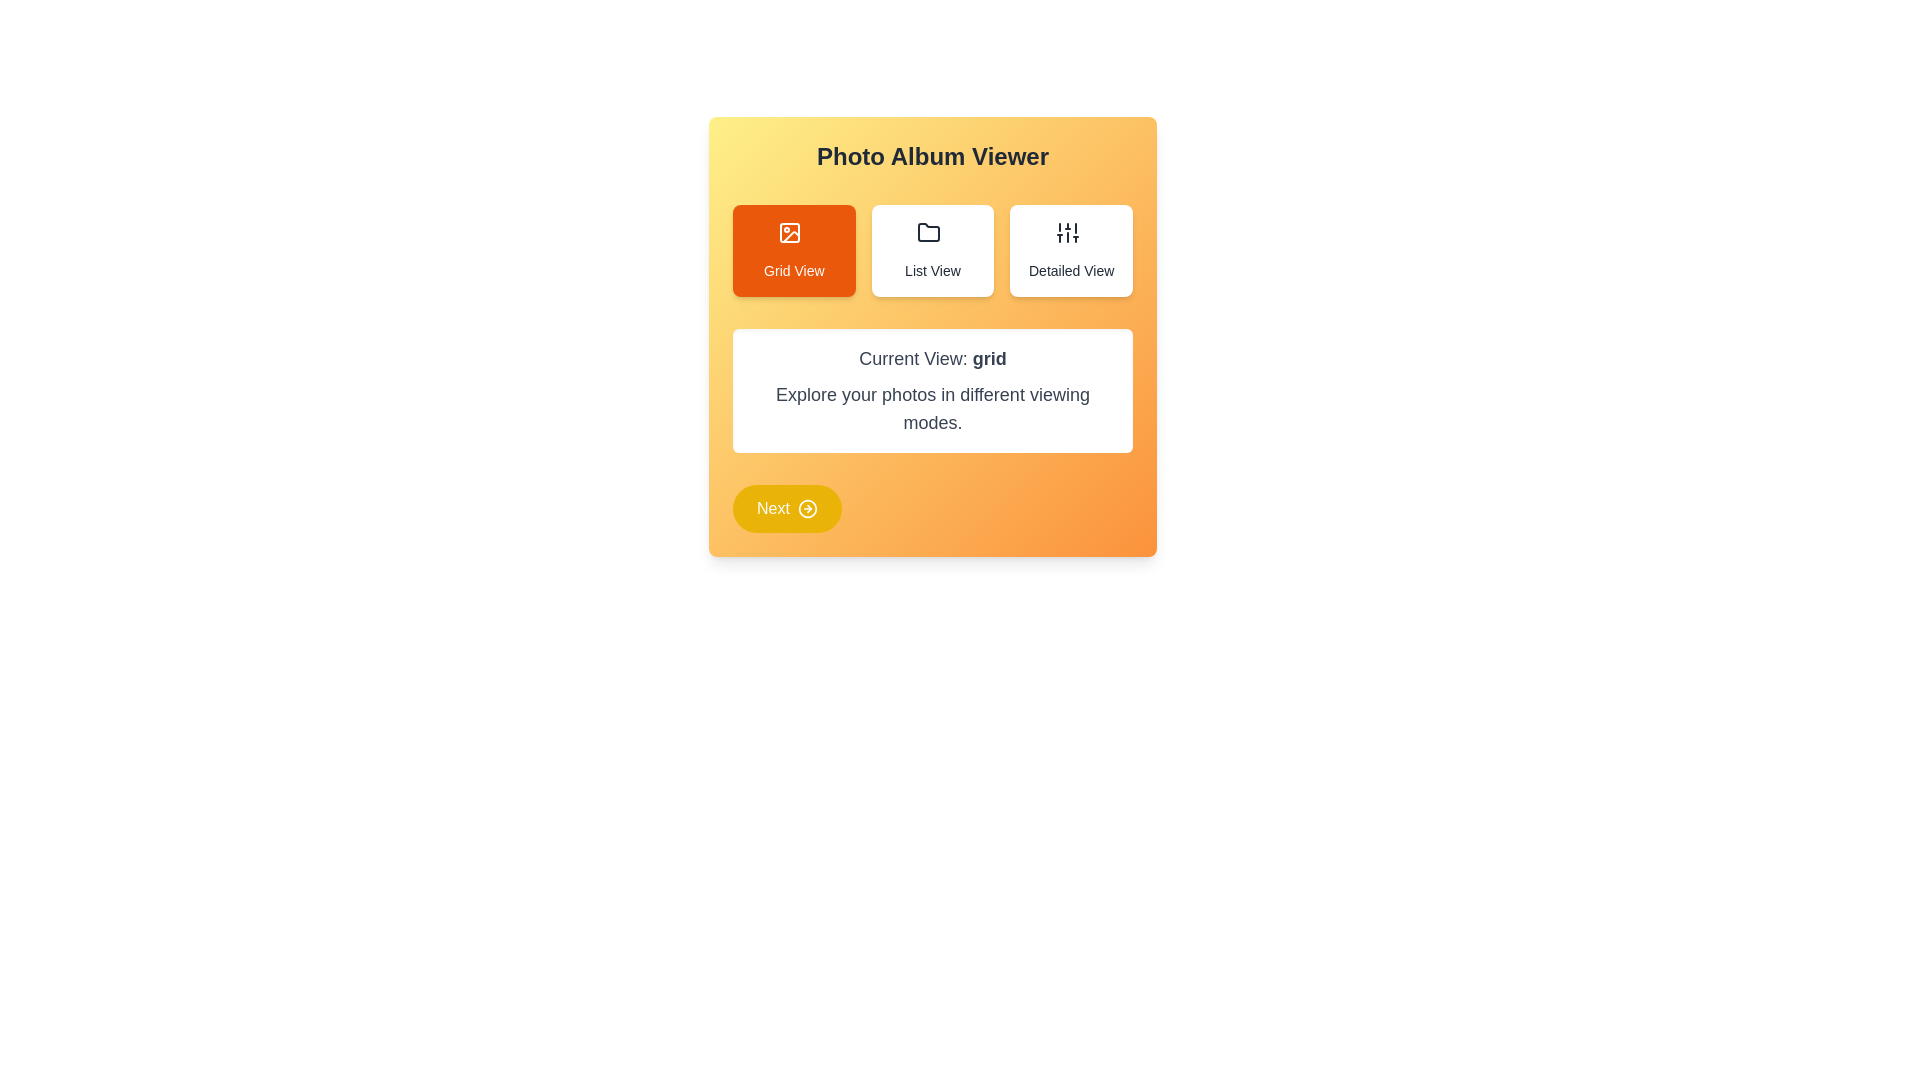  I want to click on text content of the button displaying the word 'Next', which is styled in white and centered within a rounded yellow button at the bottom-left of the interface, so click(772, 508).